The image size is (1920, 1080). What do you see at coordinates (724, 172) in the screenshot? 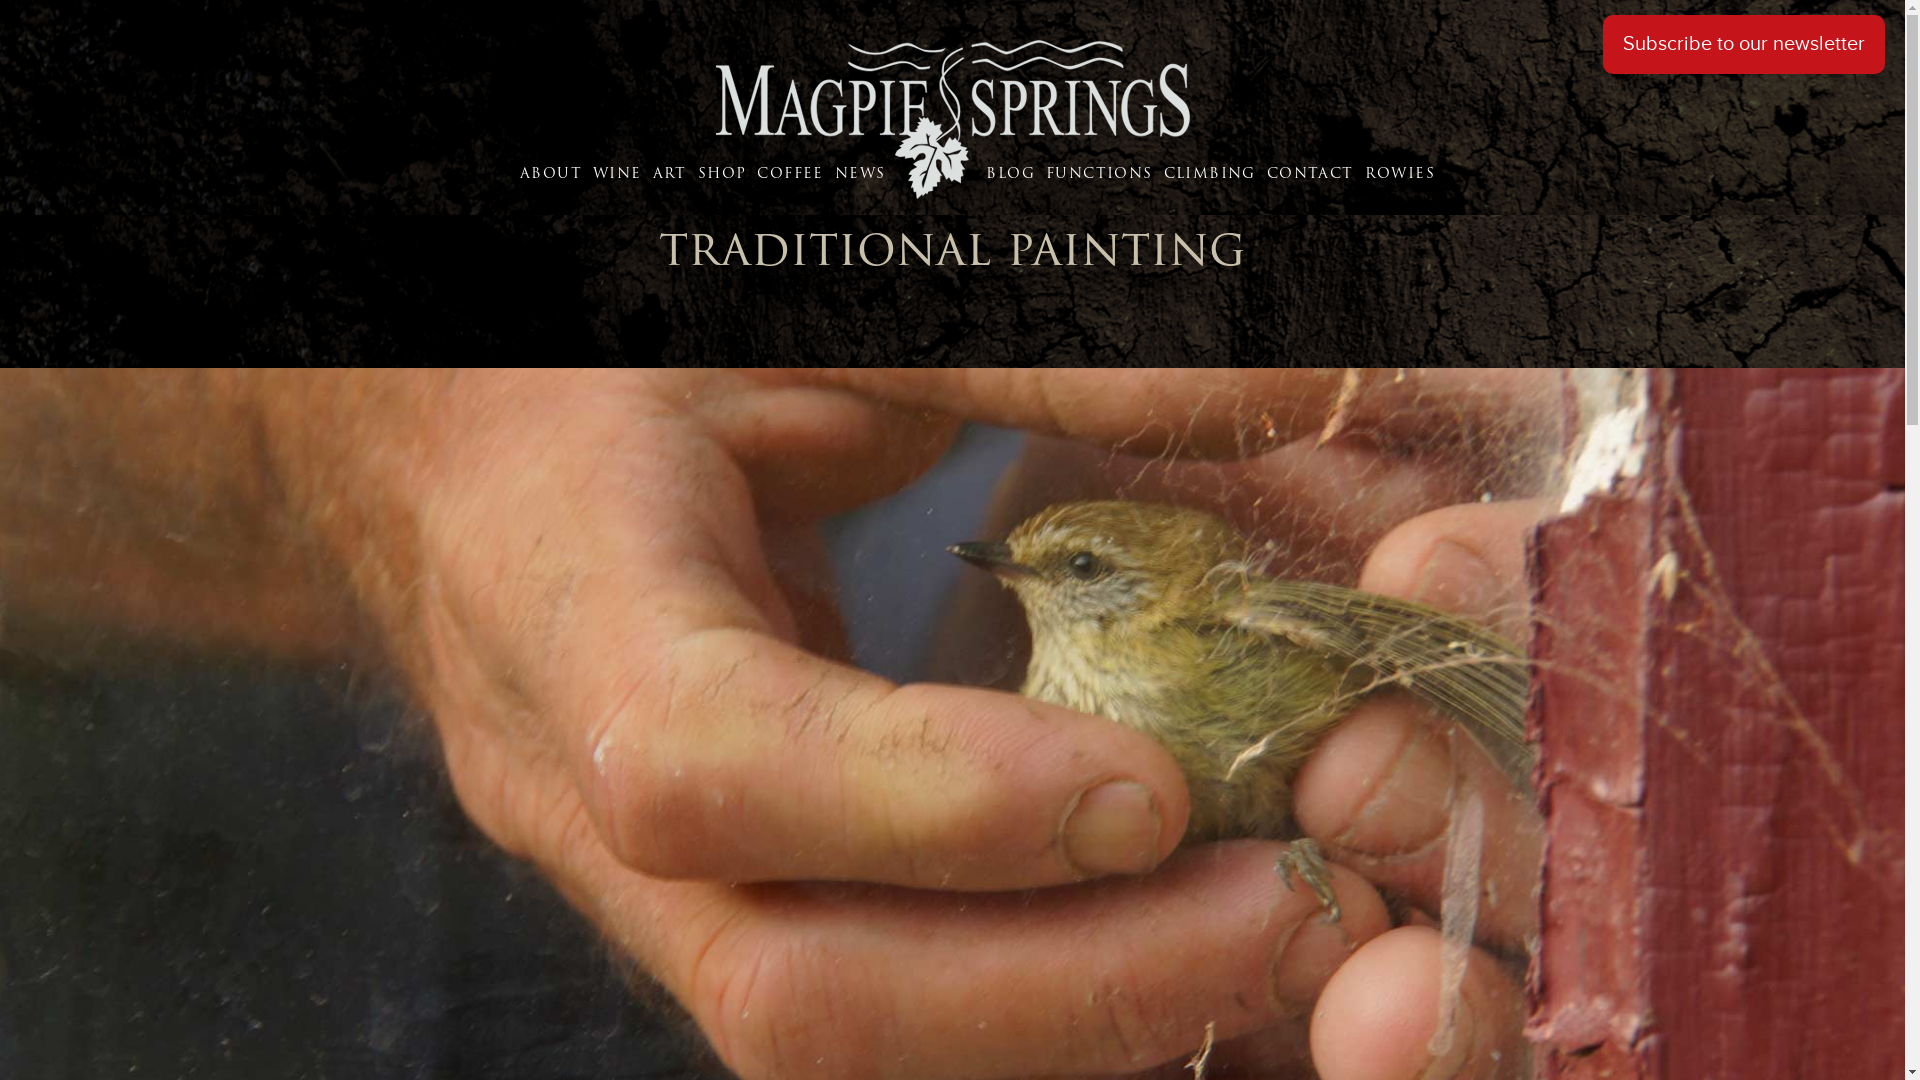
I see `'SHOP'` at bounding box center [724, 172].